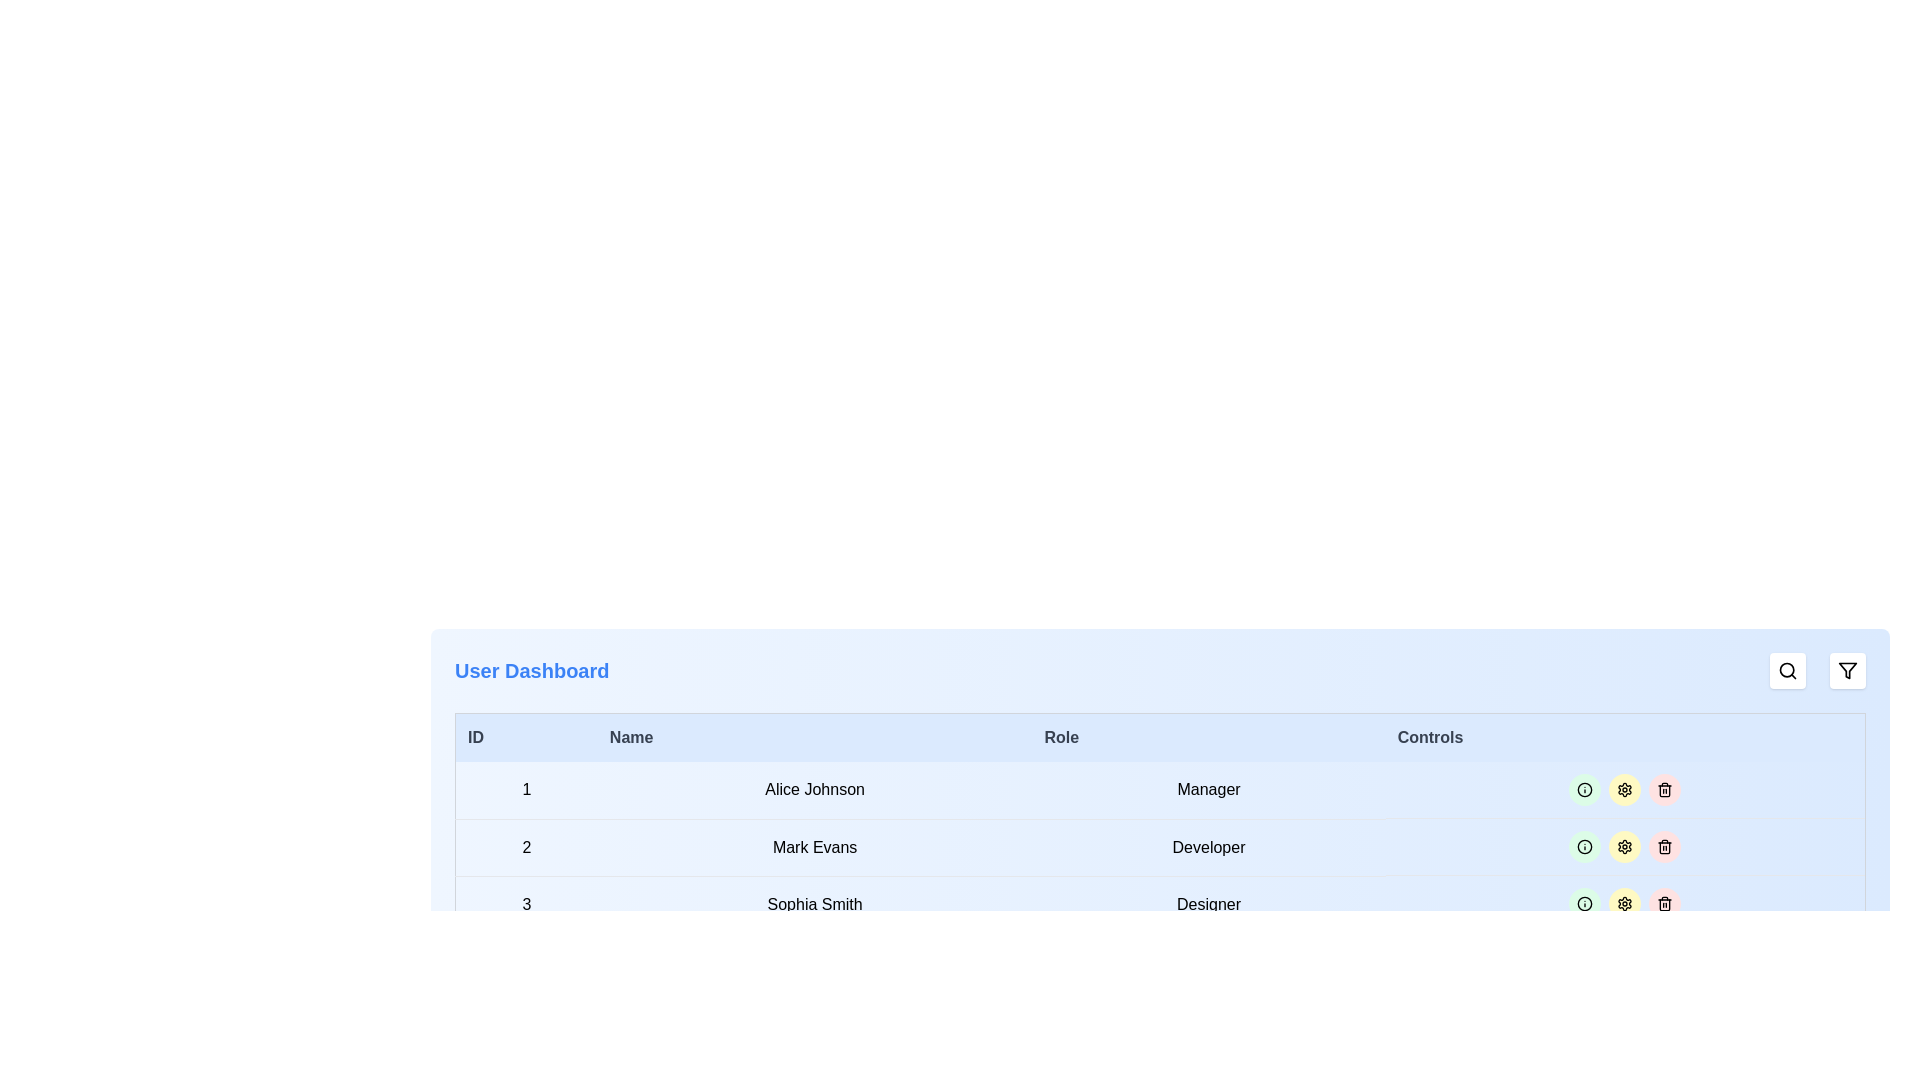 This screenshot has height=1080, width=1920. I want to click on the green button located in the 'Controls' column of the second row corresponding to 'Mark Evans', the Developer, so click(1625, 847).